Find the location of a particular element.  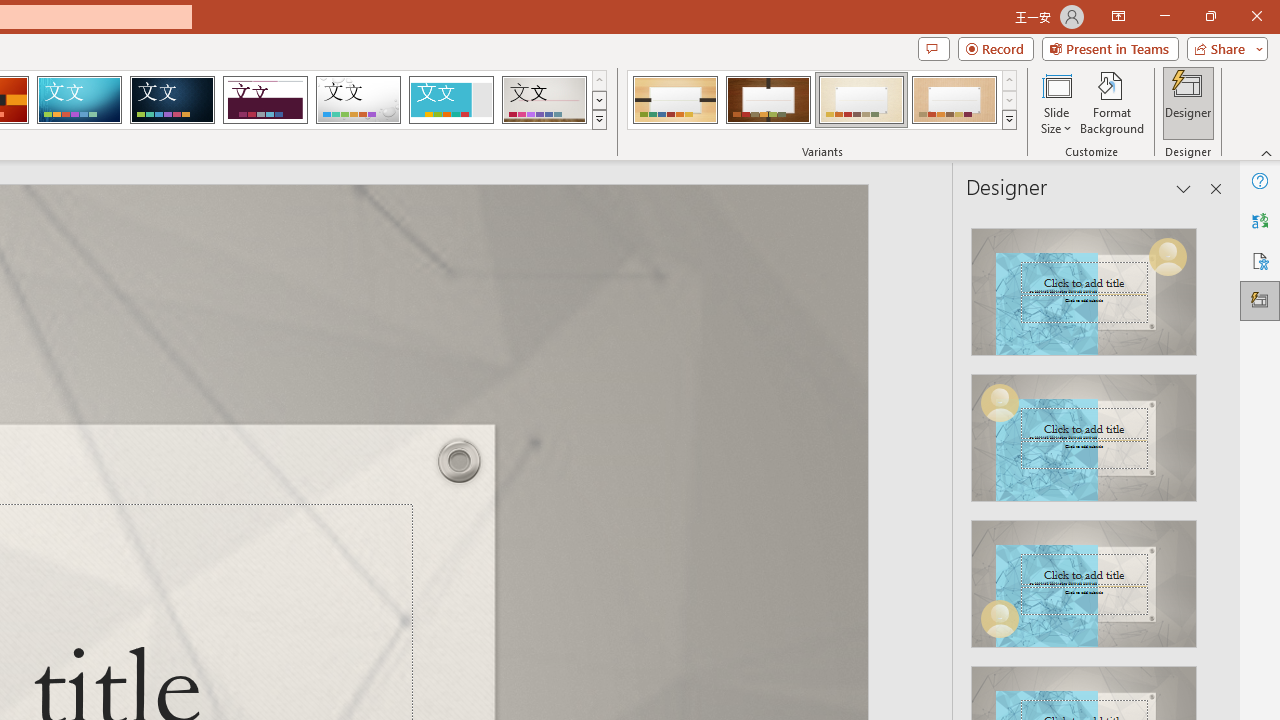

'Damask' is located at coordinates (172, 100).